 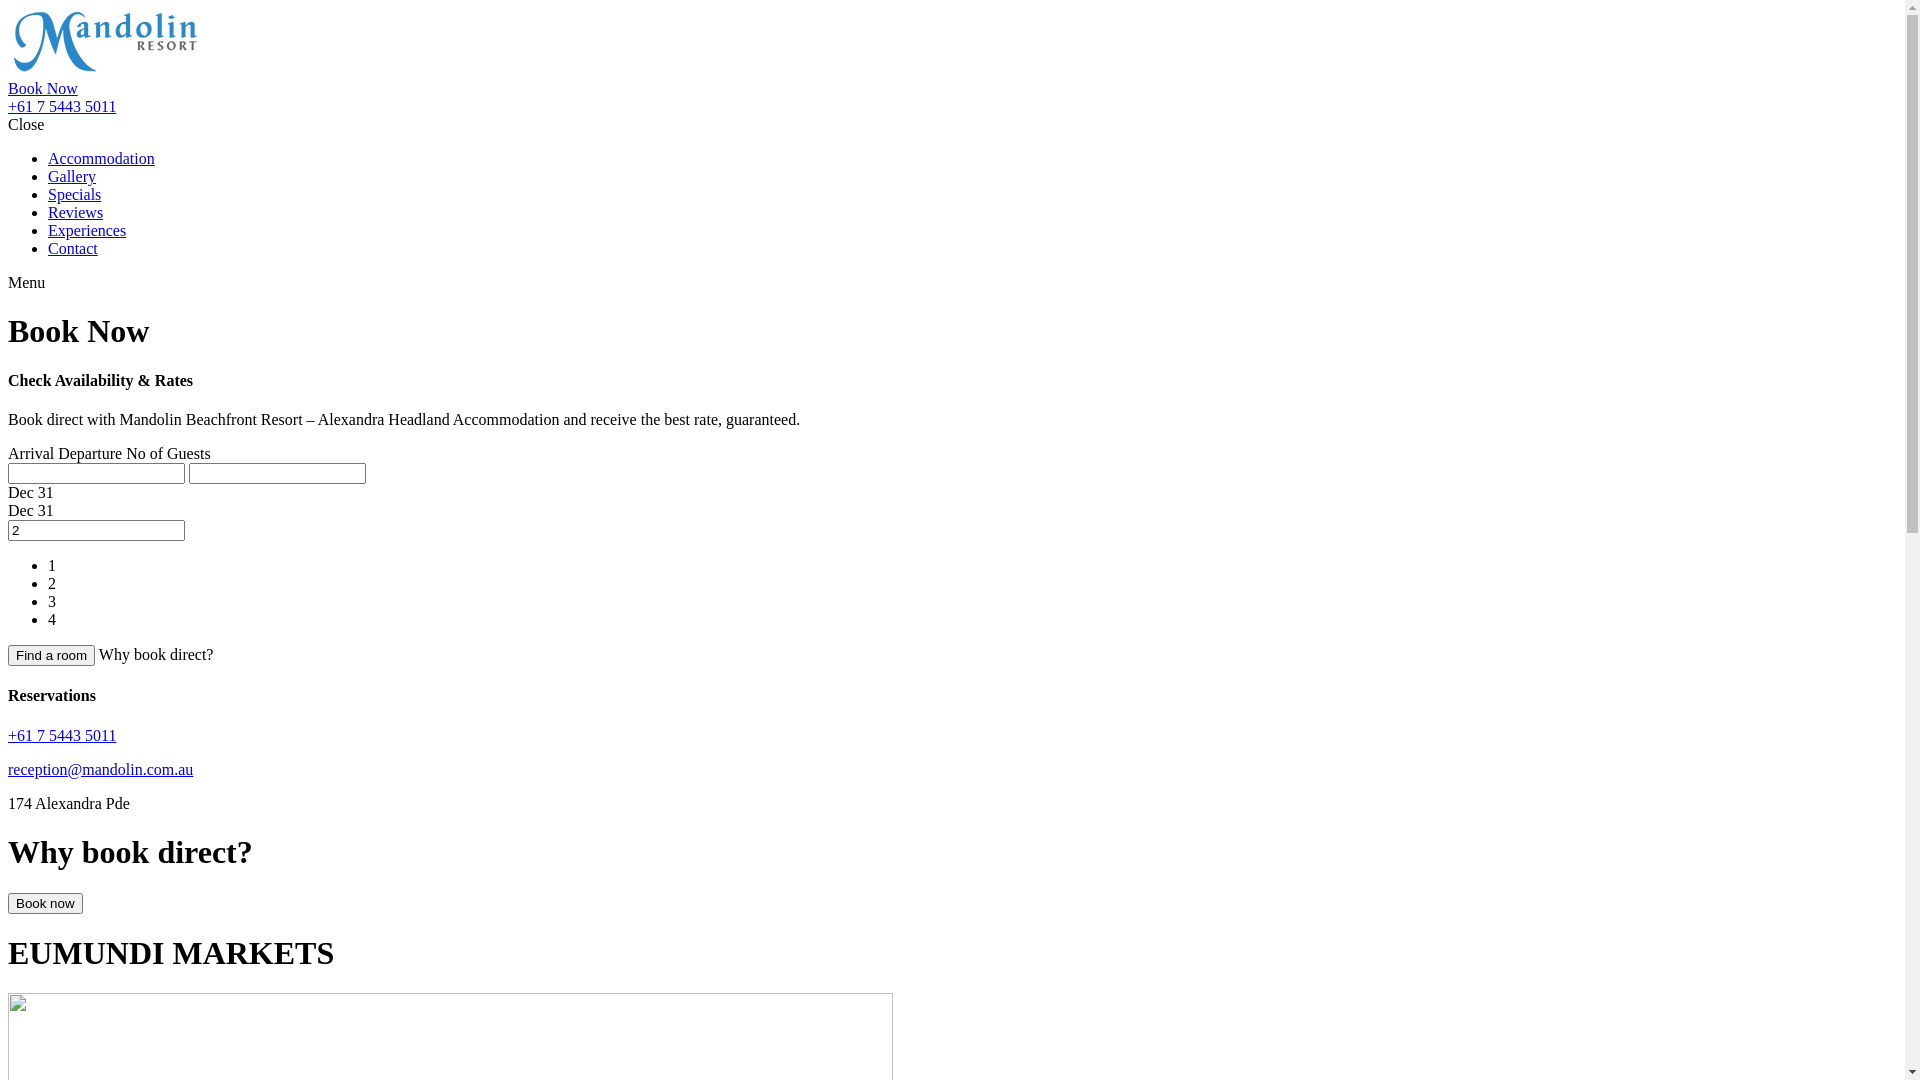 What do you see at coordinates (62, 735) in the screenshot?
I see `'+61 7 5443 5011'` at bounding box center [62, 735].